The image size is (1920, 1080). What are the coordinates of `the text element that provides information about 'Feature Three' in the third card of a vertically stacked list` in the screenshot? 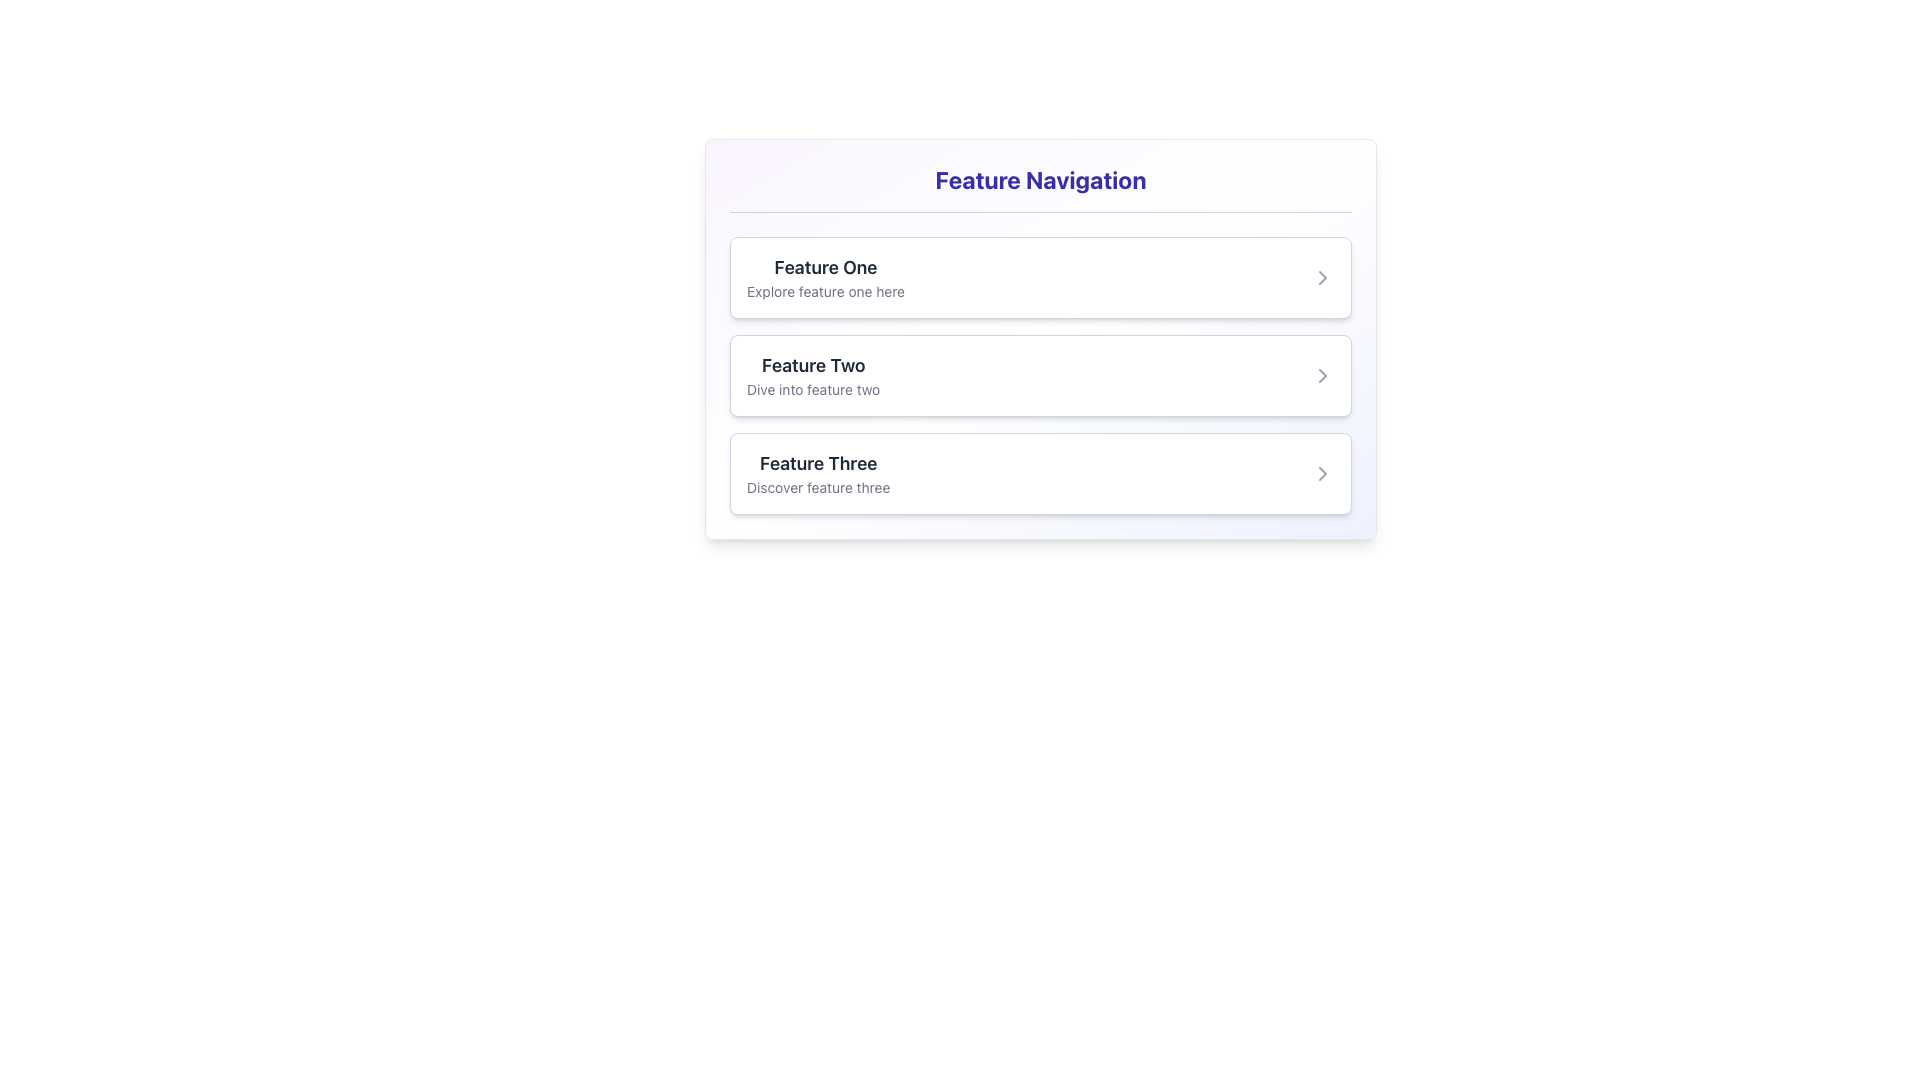 It's located at (818, 474).